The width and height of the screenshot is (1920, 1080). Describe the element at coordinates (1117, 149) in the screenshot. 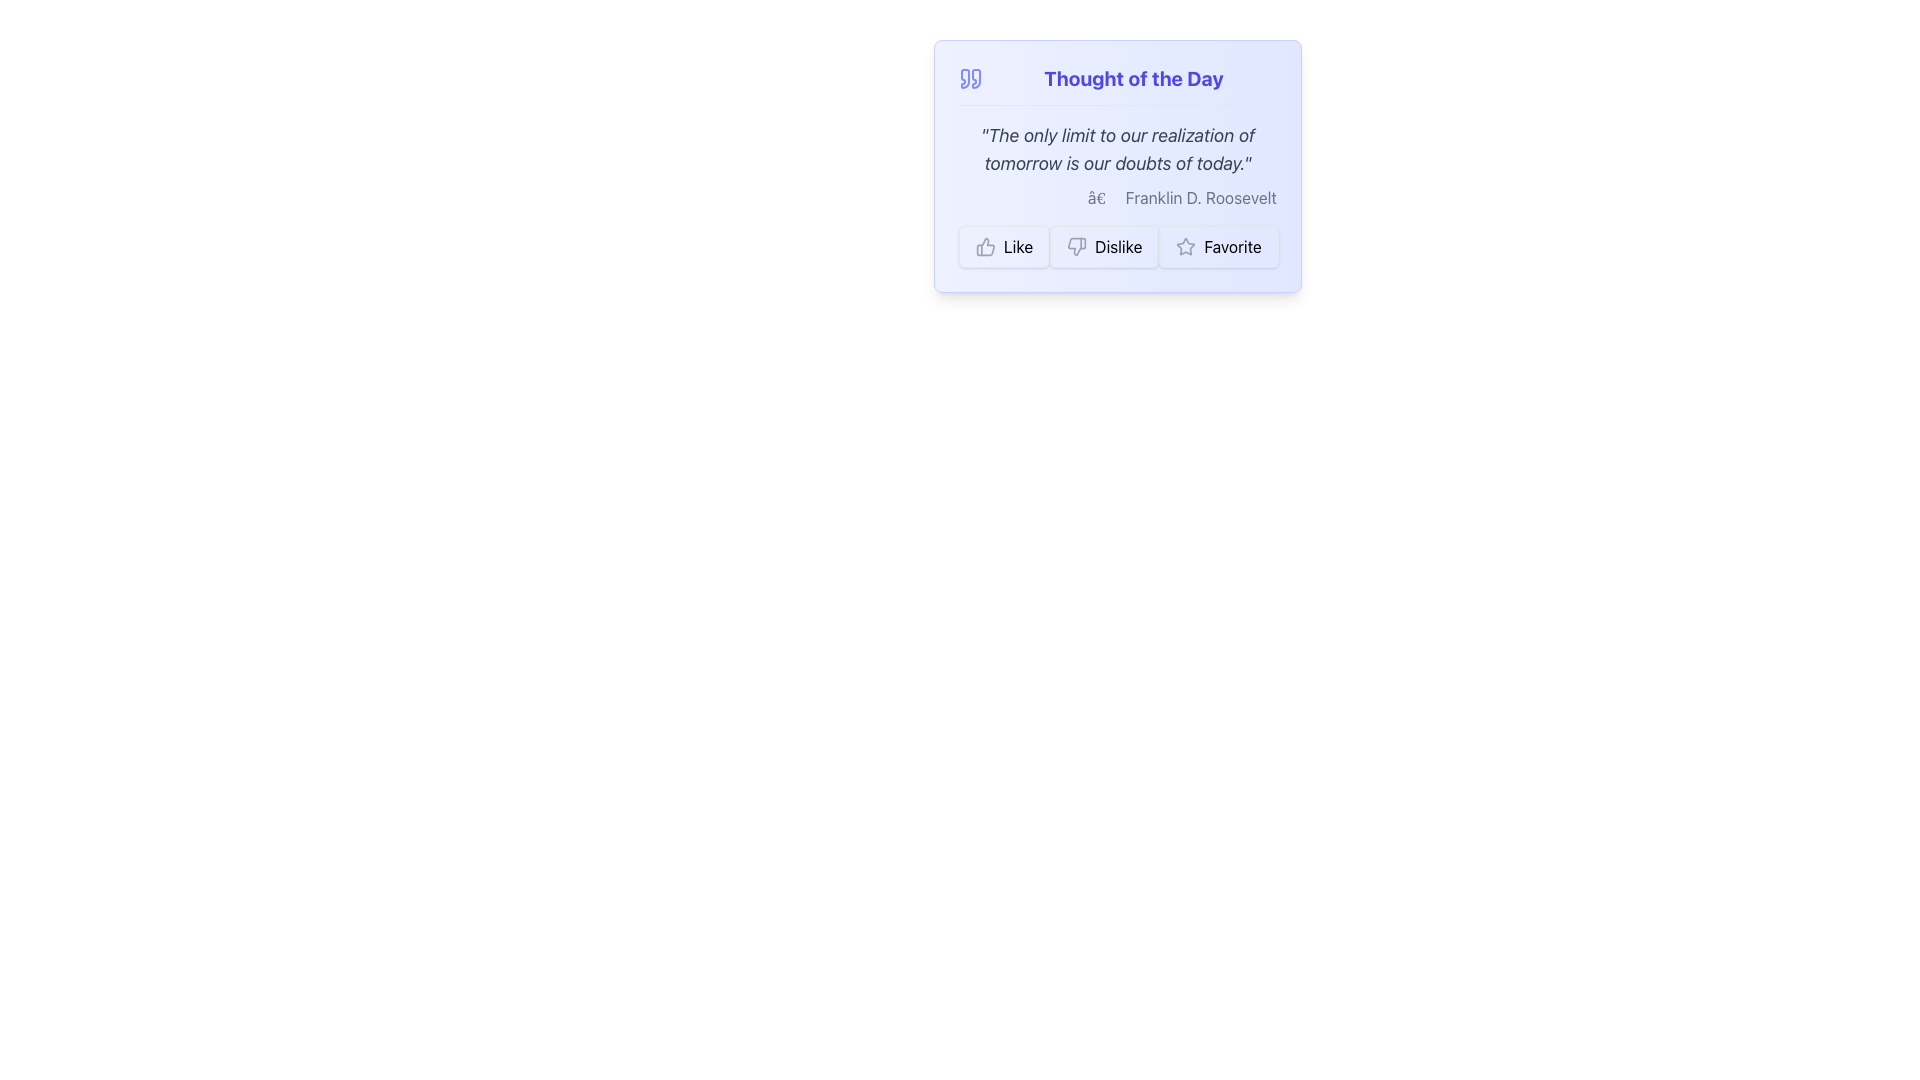

I see `text block styled in a gray italic font that contains the quote 'The only limit to our realization of tomorrow is our doubts of today.', located in the central part of a light indigo gradient card below the title 'Thought of the Day'` at that location.